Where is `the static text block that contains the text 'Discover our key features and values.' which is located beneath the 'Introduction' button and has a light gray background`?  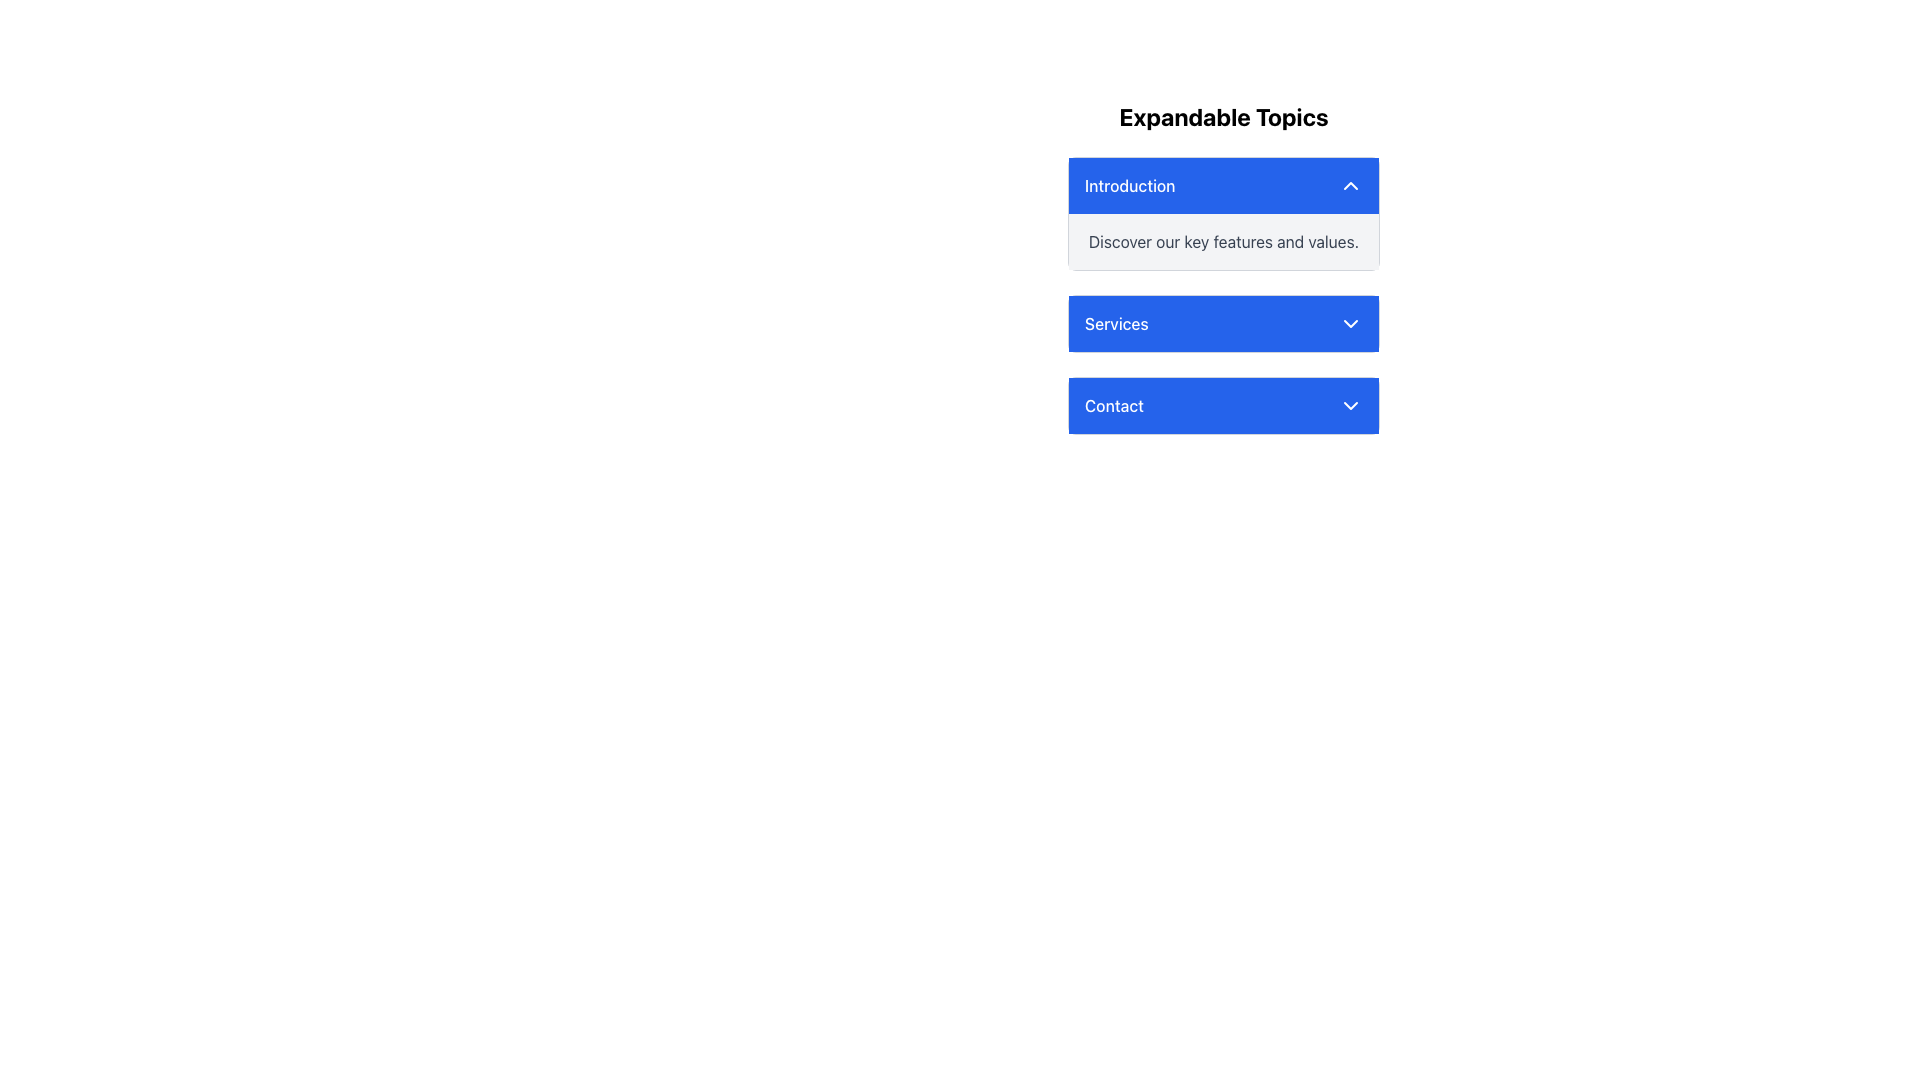 the static text block that contains the text 'Discover our key features and values.' which is located beneath the 'Introduction' button and has a light gray background is located at coordinates (1223, 241).